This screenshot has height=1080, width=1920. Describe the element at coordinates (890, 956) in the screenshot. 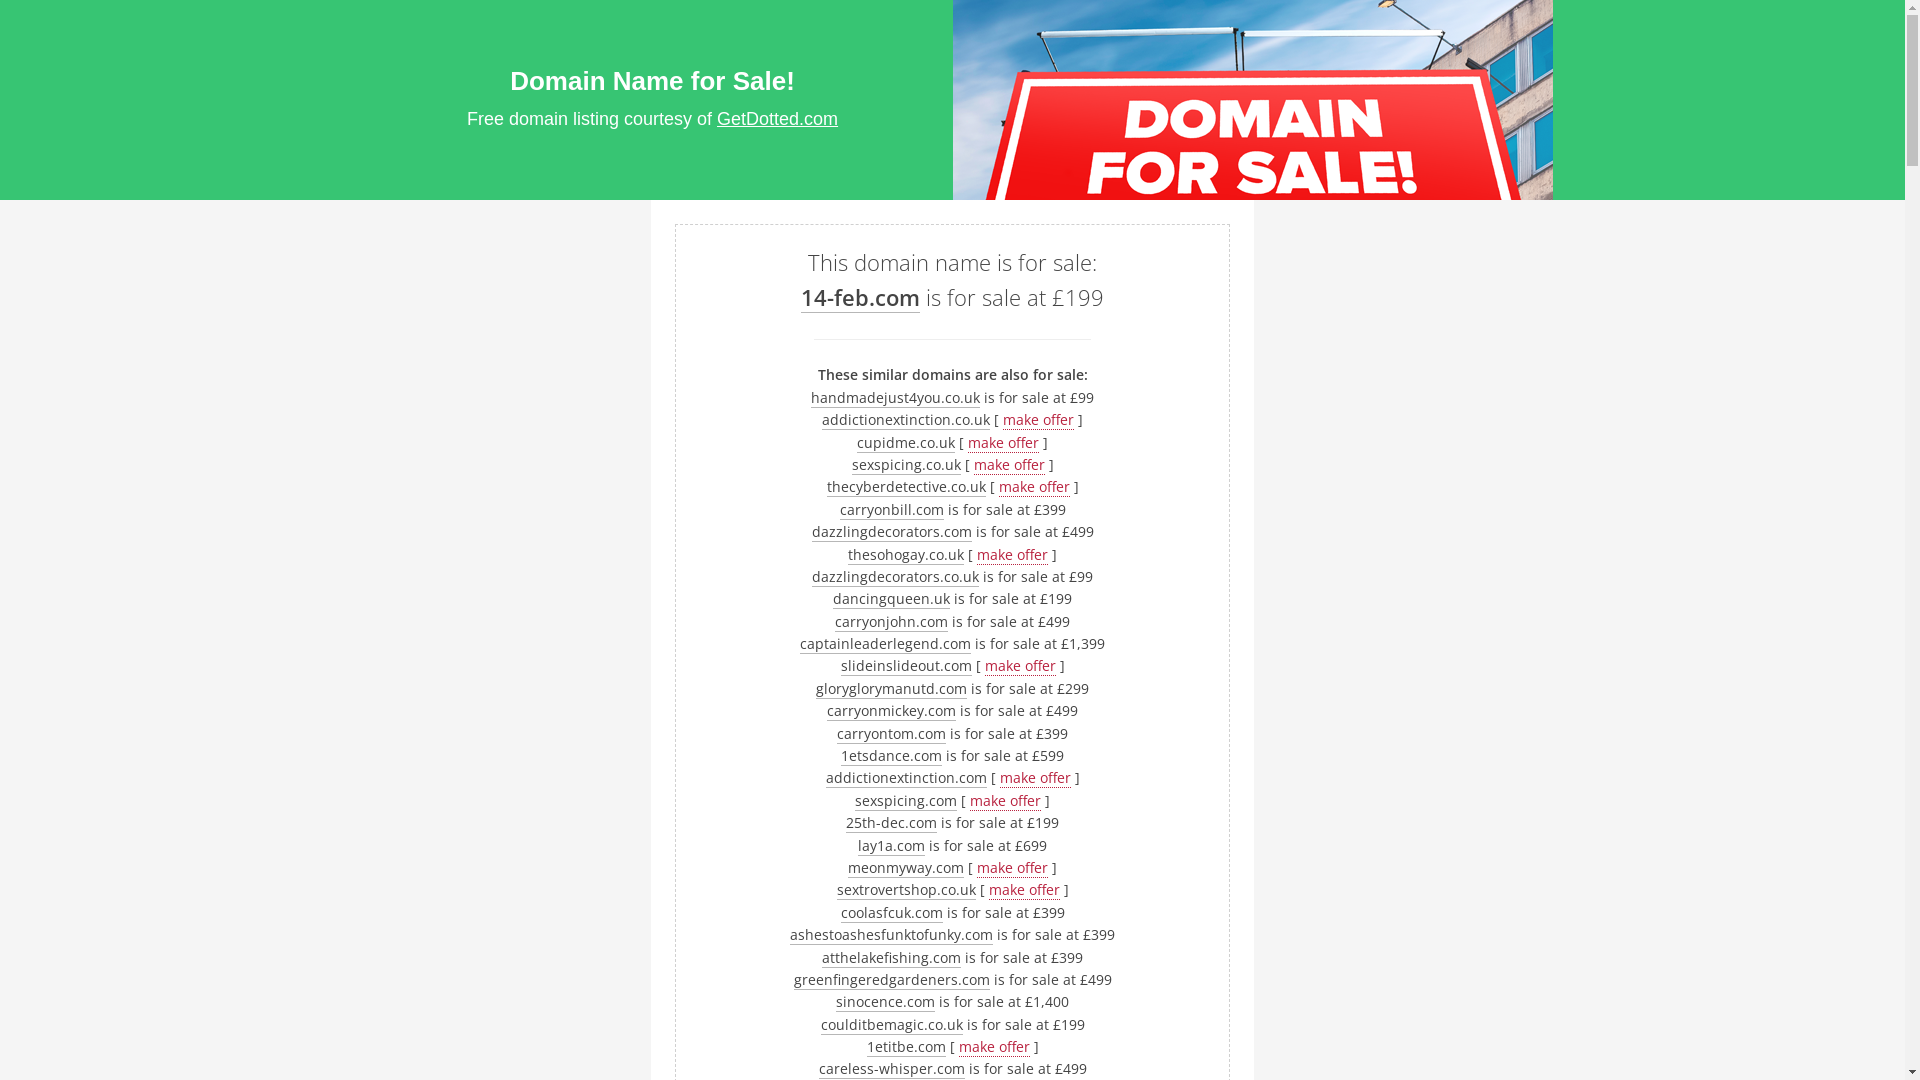

I see `'atthelakefishing.com'` at that location.